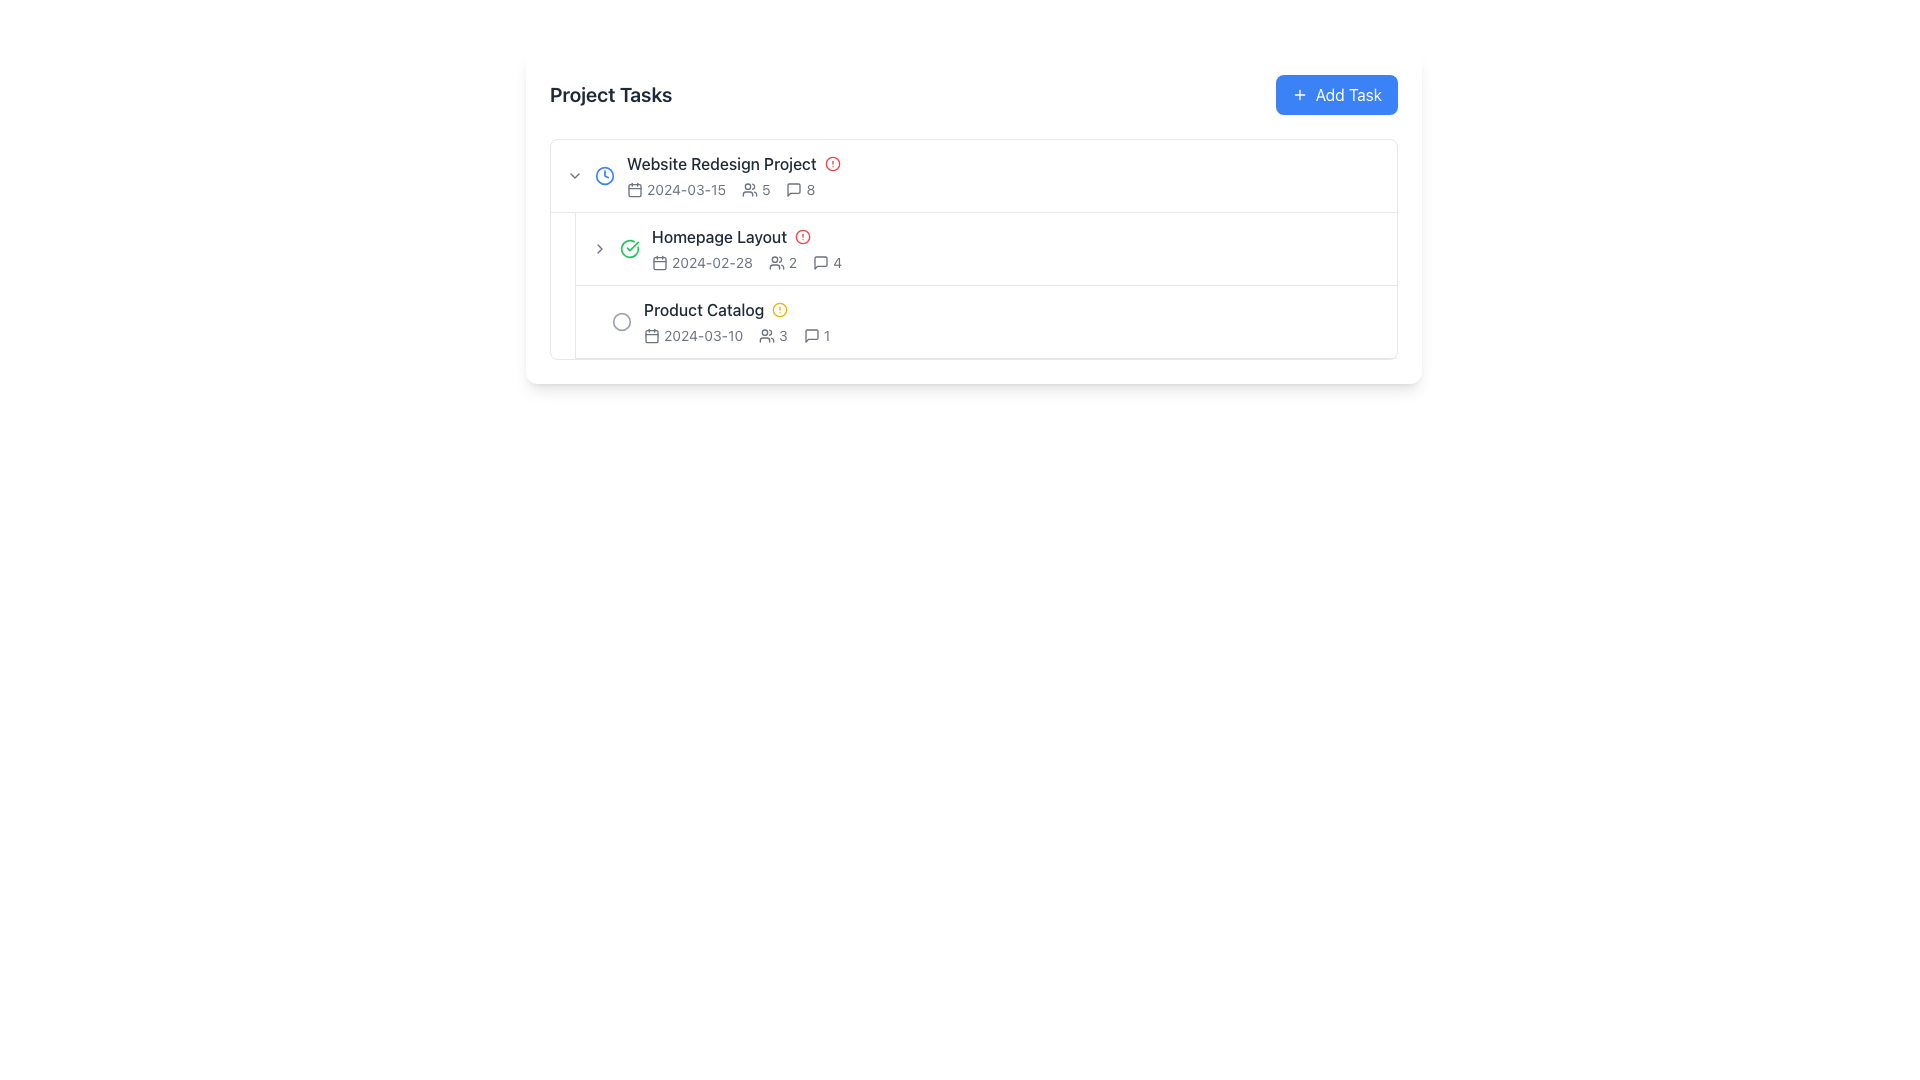  I want to click on the numeral '1' displayed in the comment statistics section, located immediately to the right of the speech bubble icon in the 'Product Catalog' item row, so click(826, 334).